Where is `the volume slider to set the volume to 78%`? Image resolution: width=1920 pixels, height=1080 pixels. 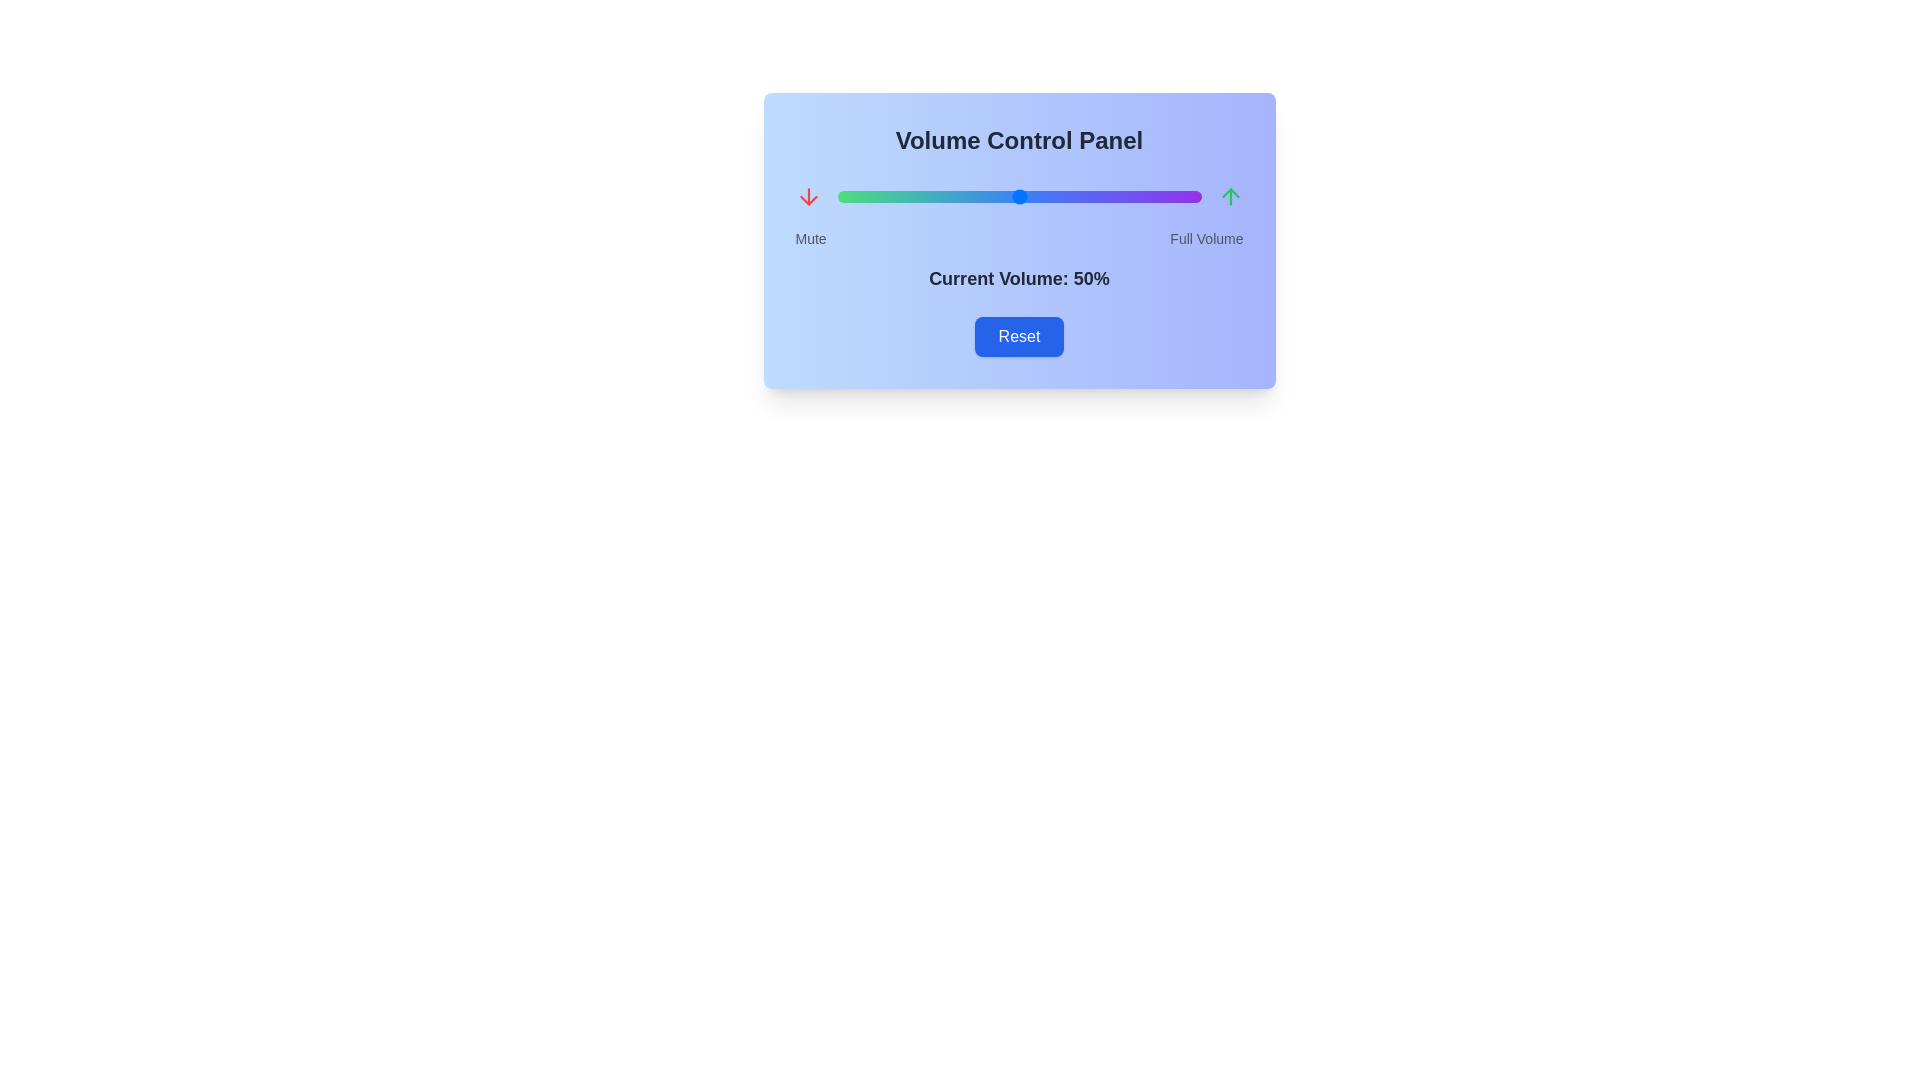 the volume slider to set the volume to 78% is located at coordinates (1121, 196).